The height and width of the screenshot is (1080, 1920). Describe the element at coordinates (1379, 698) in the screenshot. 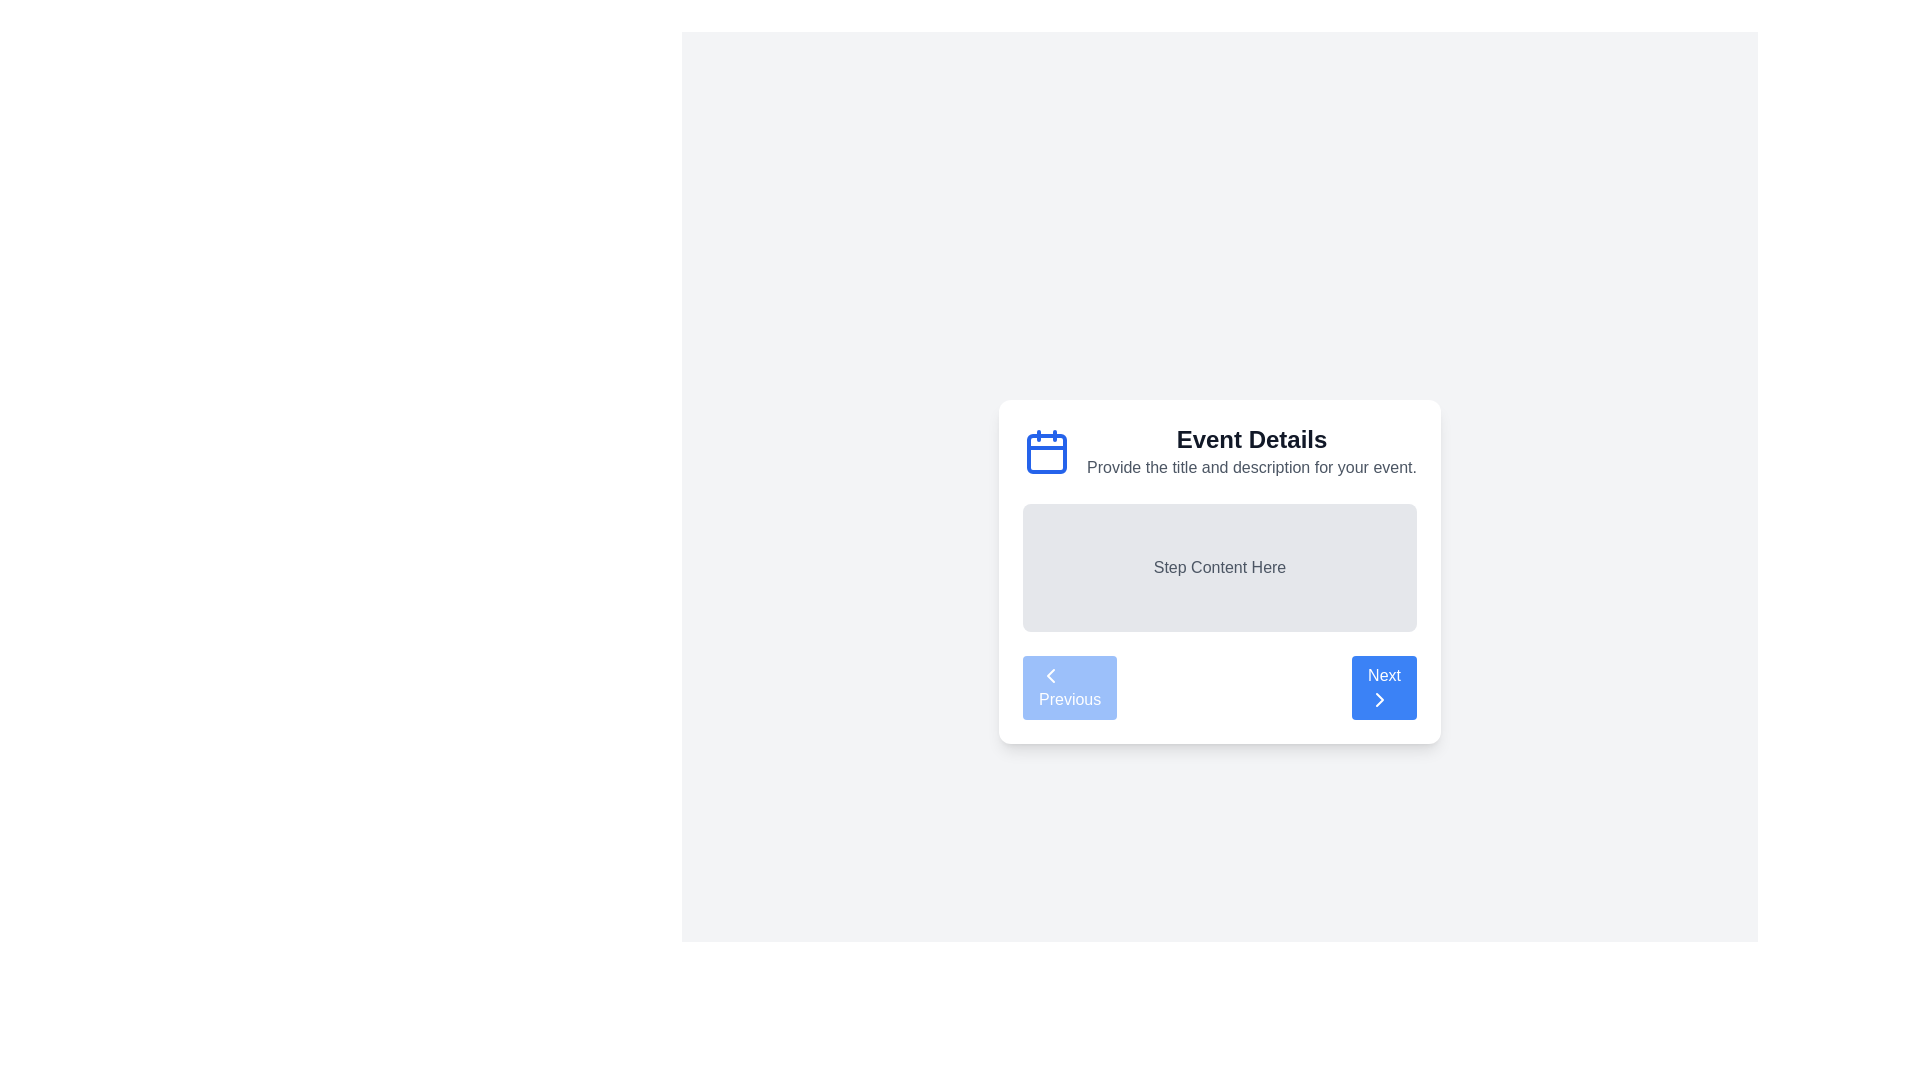

I see `the right-facing chevron icon located within the 'Next' button, which has white text and is positioned at the bottom right corner of the white card interface` at that location.